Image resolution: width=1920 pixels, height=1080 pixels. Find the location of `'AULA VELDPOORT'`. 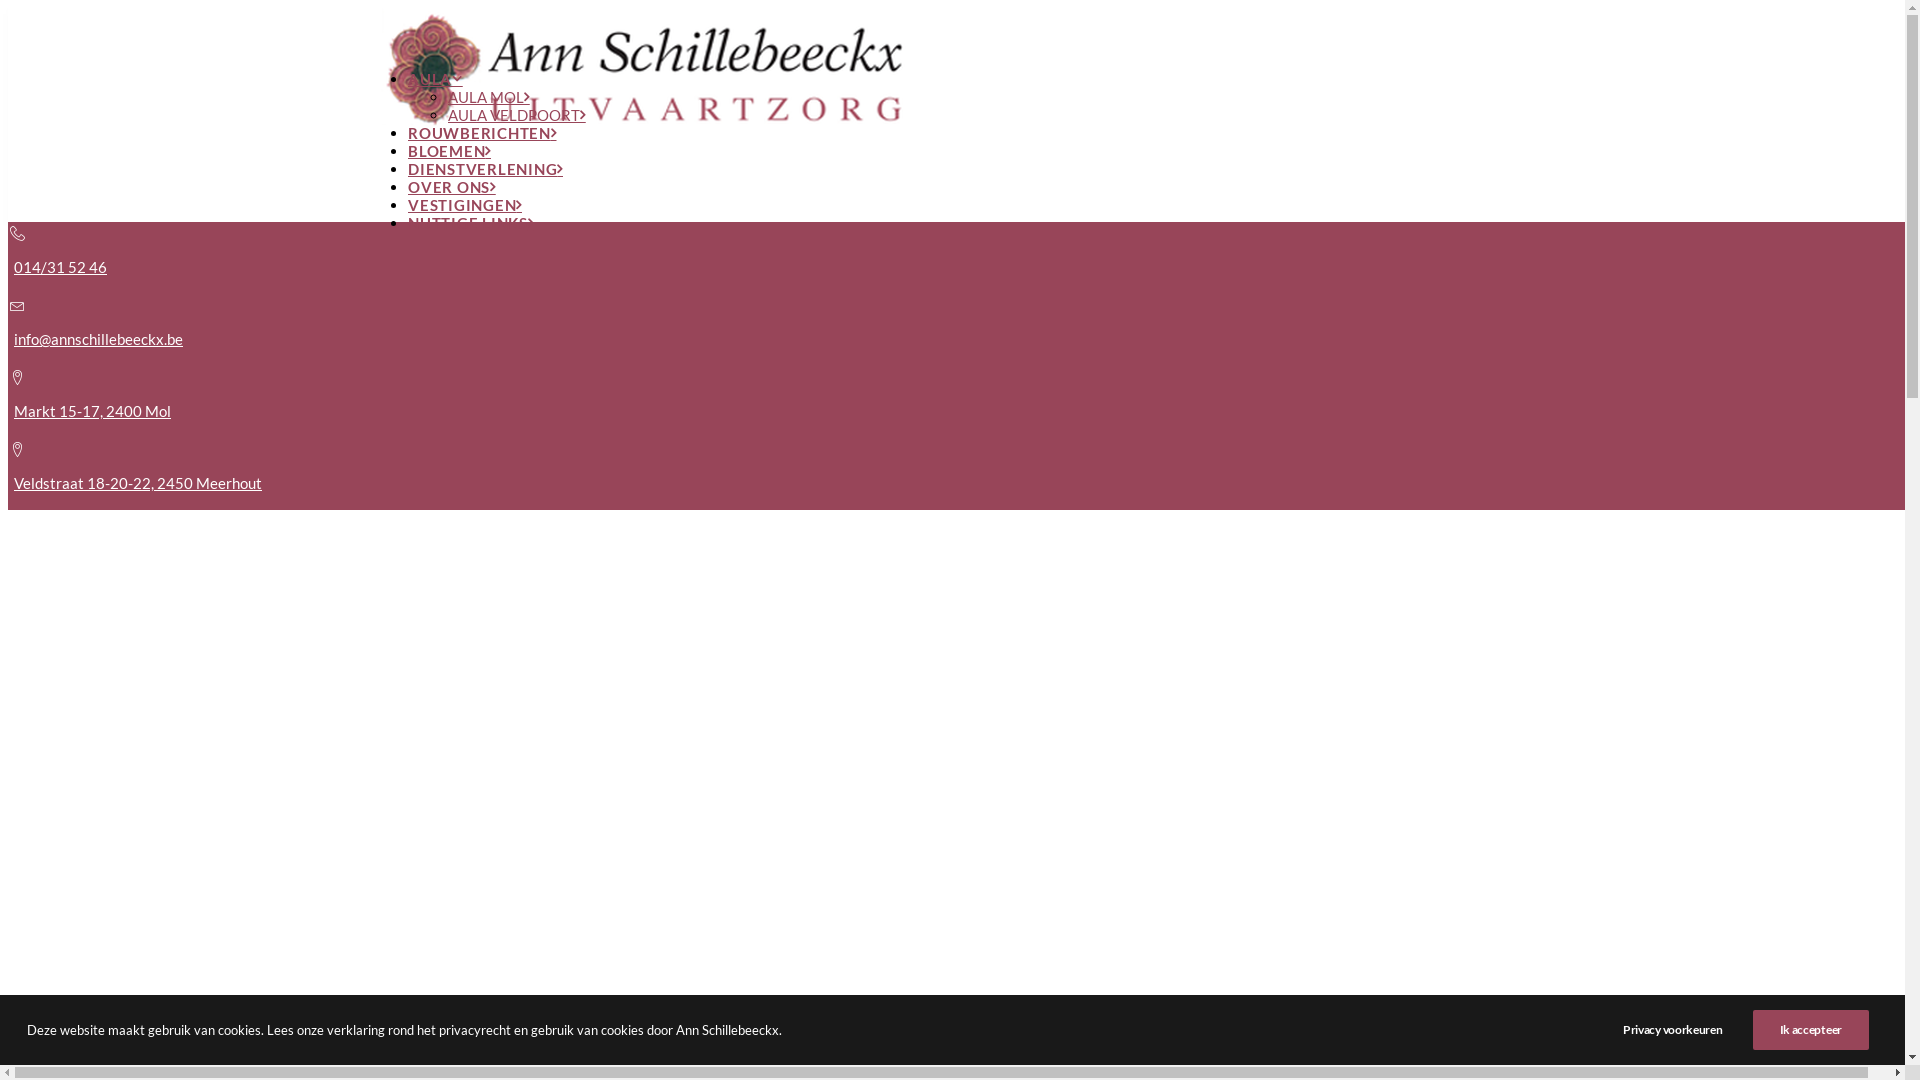

'AULA VELDPOORT' is located at coordinates (446, 115).